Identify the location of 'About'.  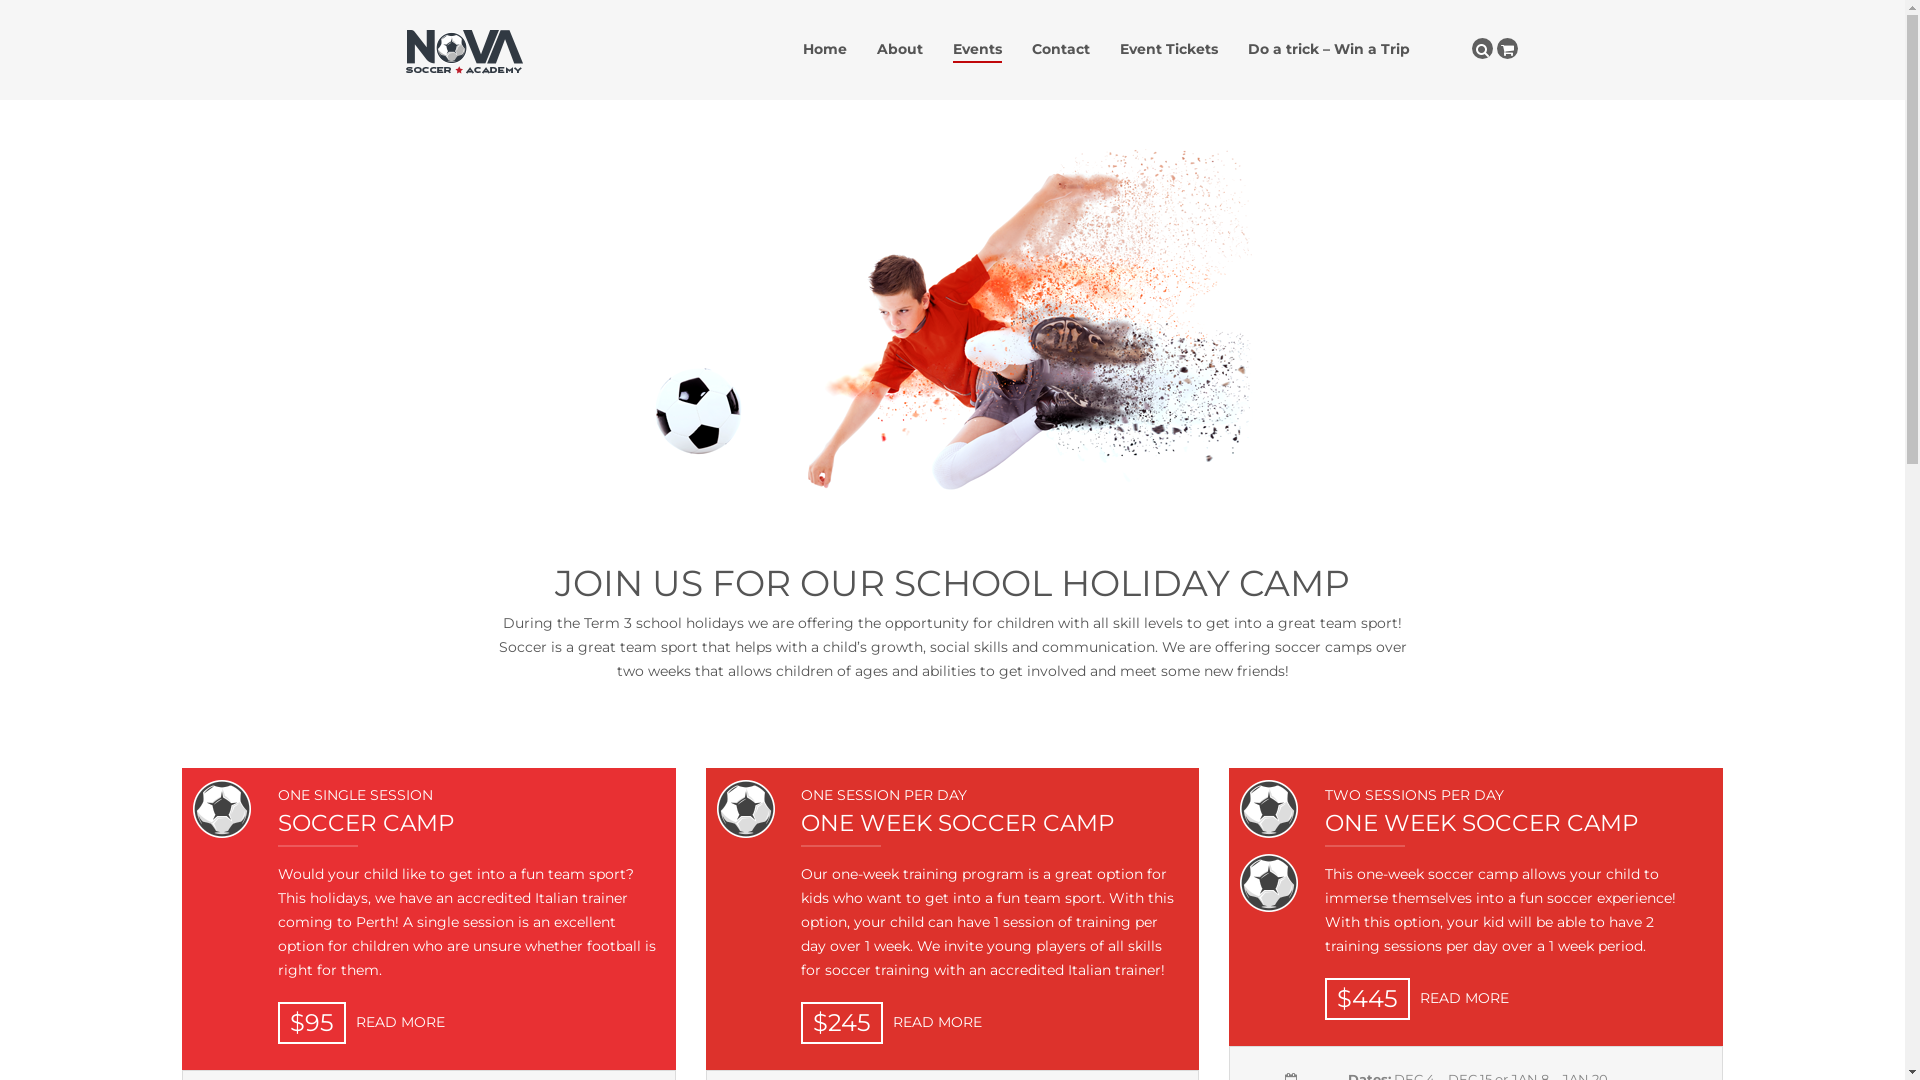
(899, 48).